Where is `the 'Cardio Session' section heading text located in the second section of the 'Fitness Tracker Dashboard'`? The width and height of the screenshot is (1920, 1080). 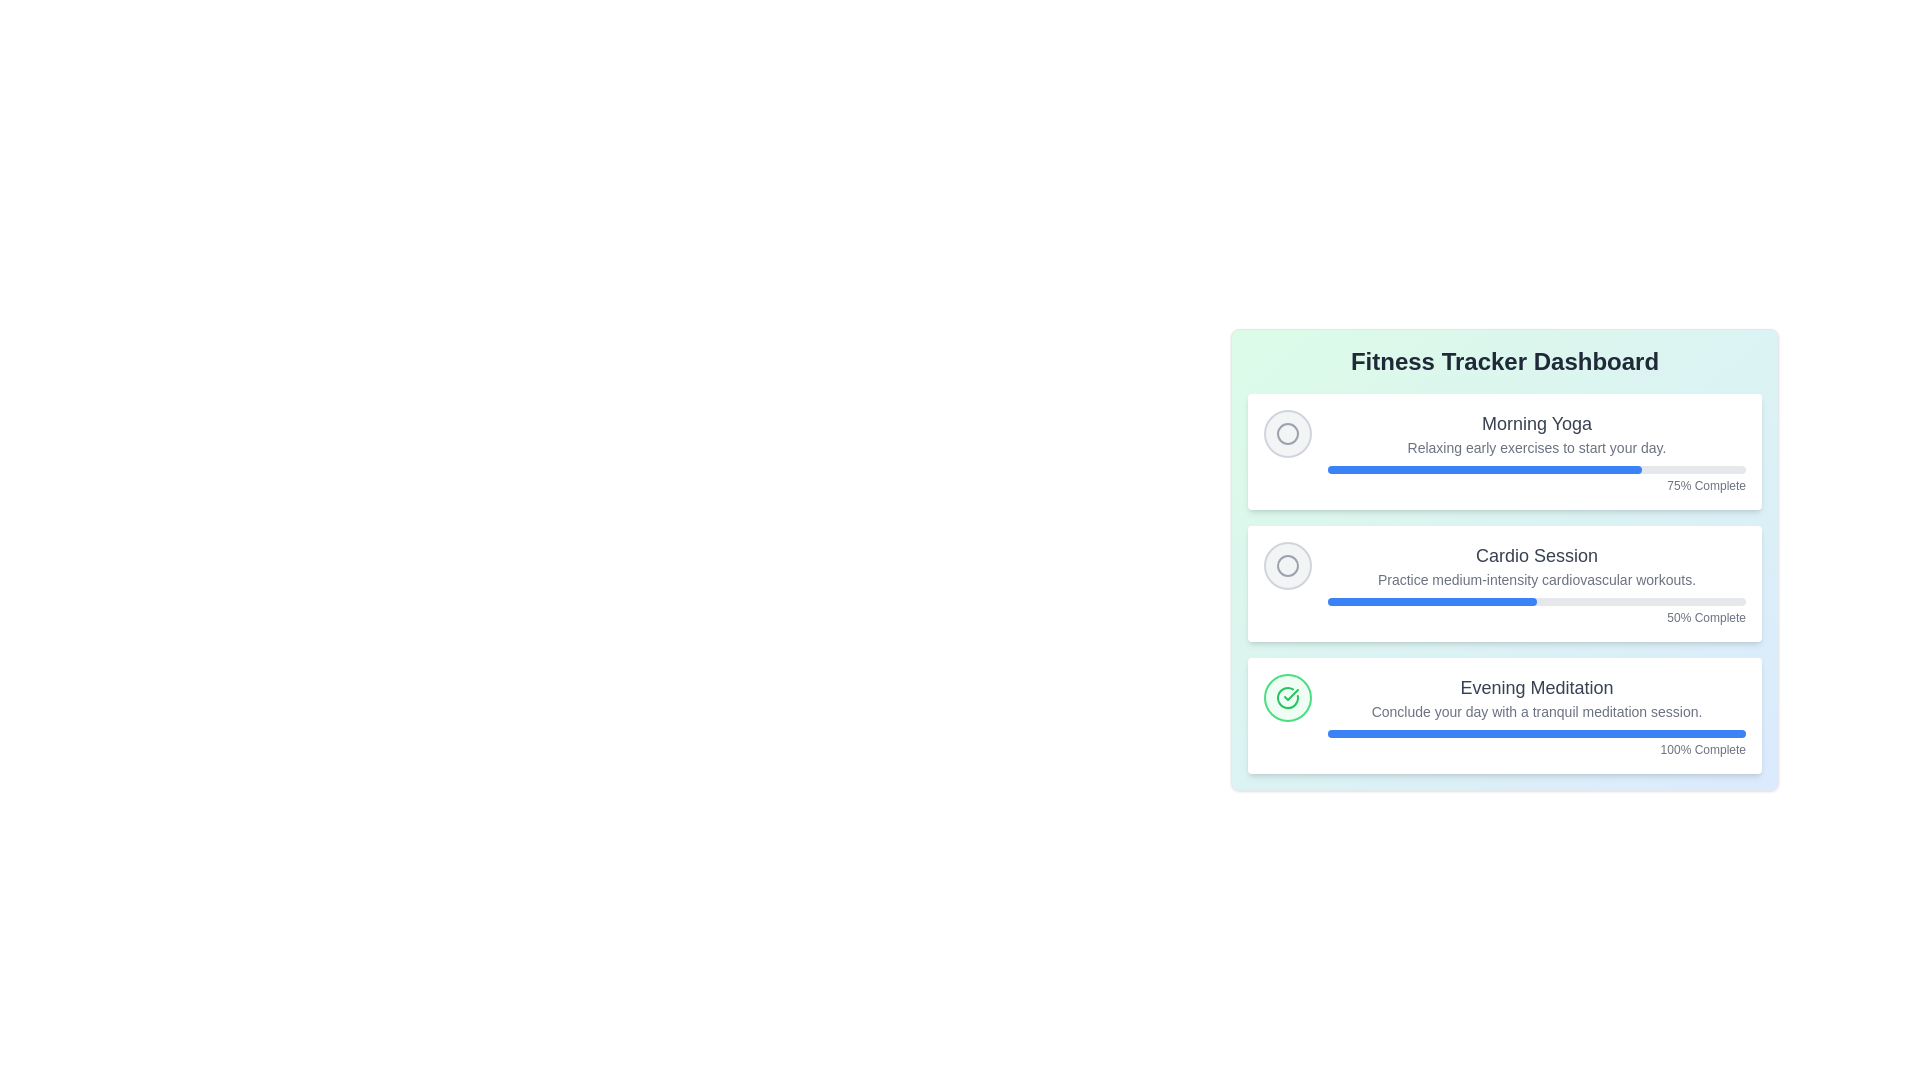
the 'Cardio Session' section heading text located in the second section of the 'Fitness Tracker Dashboard' is located at coordinates (1535, 555).